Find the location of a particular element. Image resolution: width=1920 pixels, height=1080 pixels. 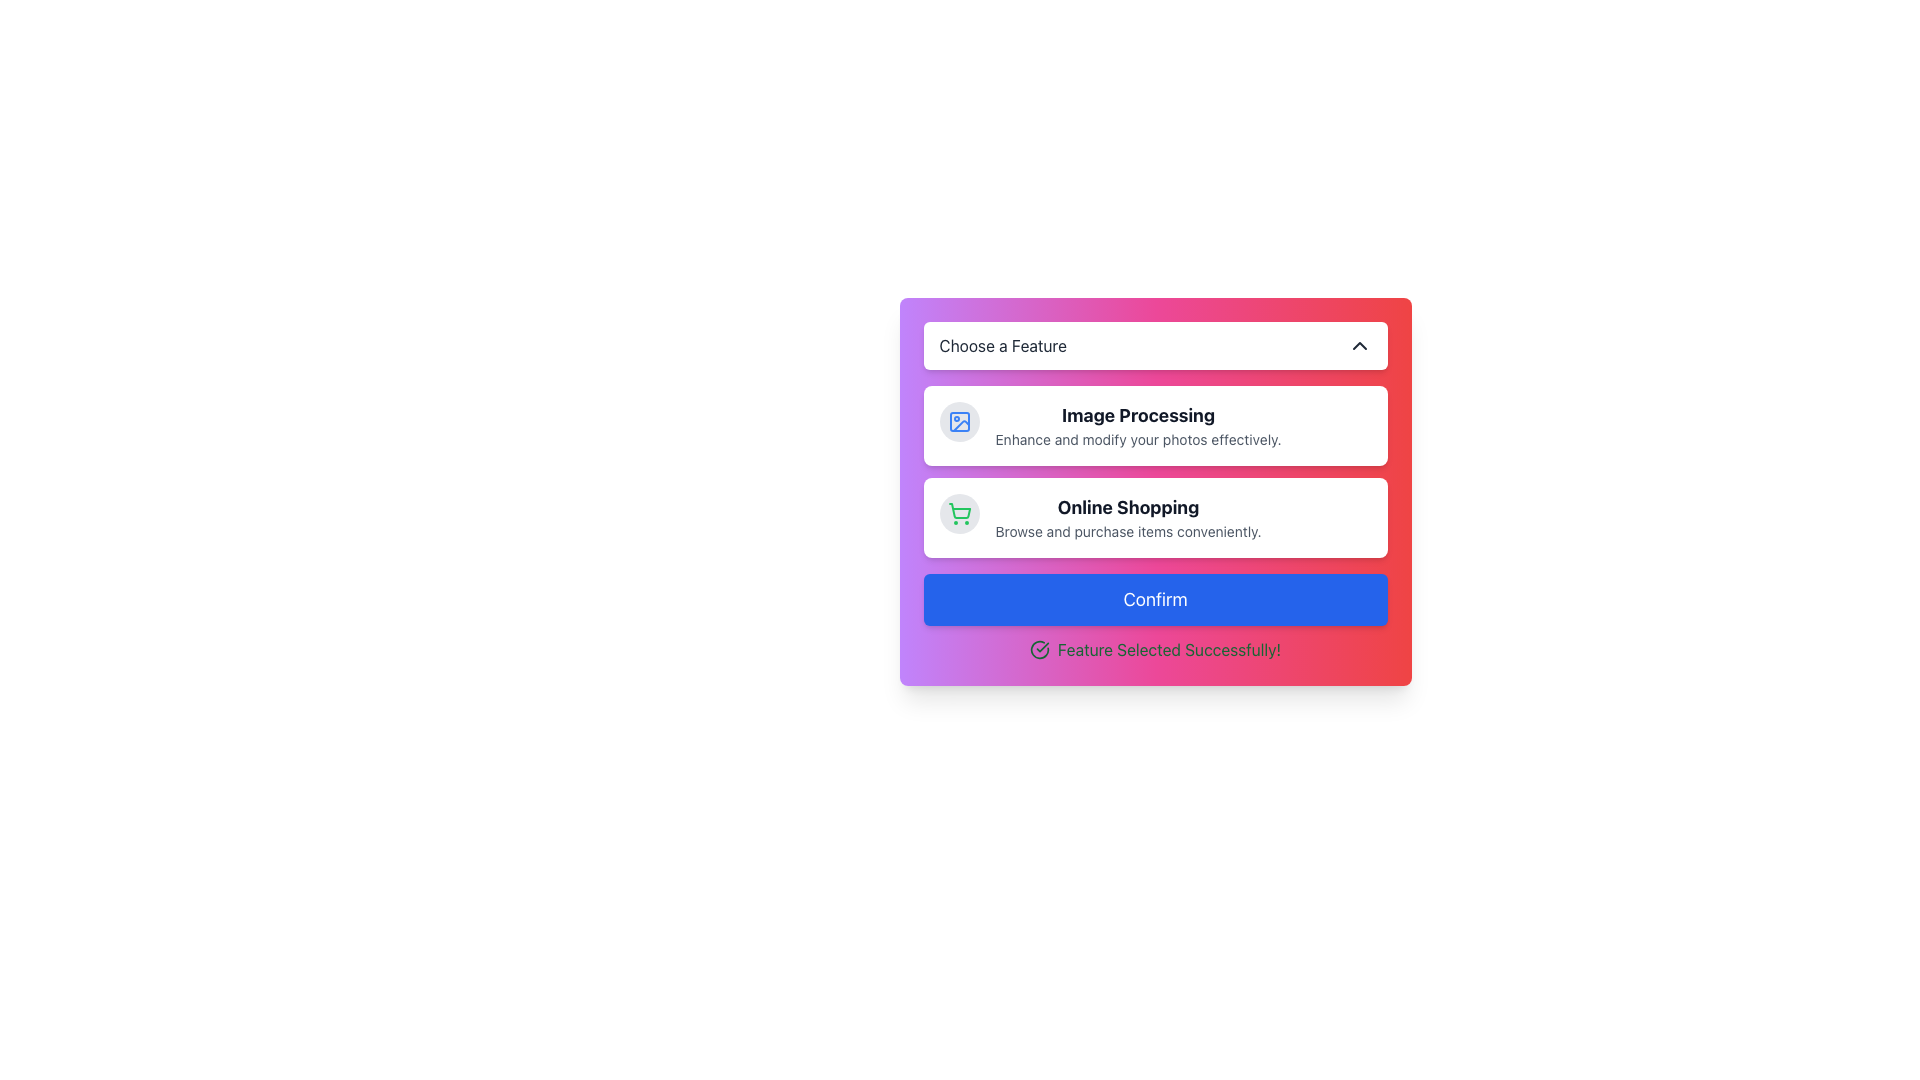

the main body of the shopping cart icon located at the bottom-right corner of the interface is located at coordinates (958, 510).